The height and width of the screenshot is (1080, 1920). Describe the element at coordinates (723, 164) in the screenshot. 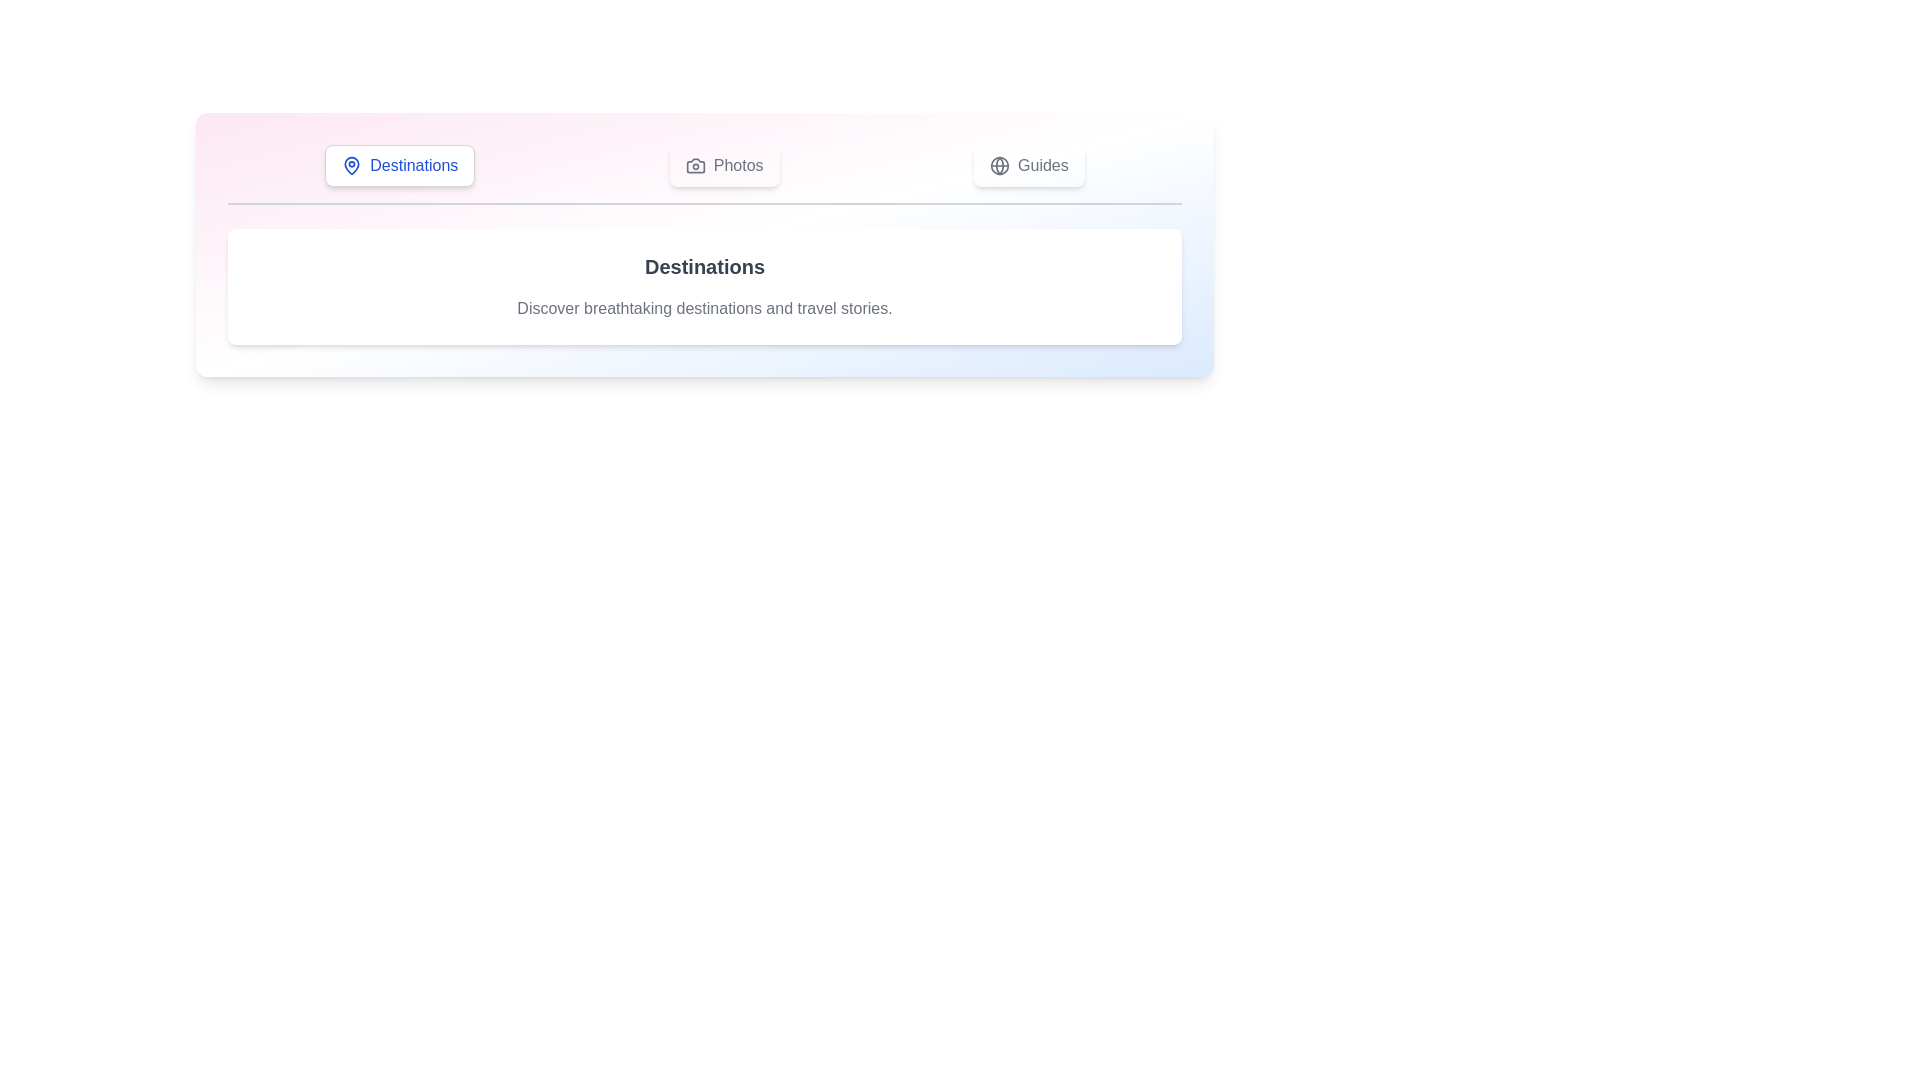

I see `the tab labeled Photos` at that location.